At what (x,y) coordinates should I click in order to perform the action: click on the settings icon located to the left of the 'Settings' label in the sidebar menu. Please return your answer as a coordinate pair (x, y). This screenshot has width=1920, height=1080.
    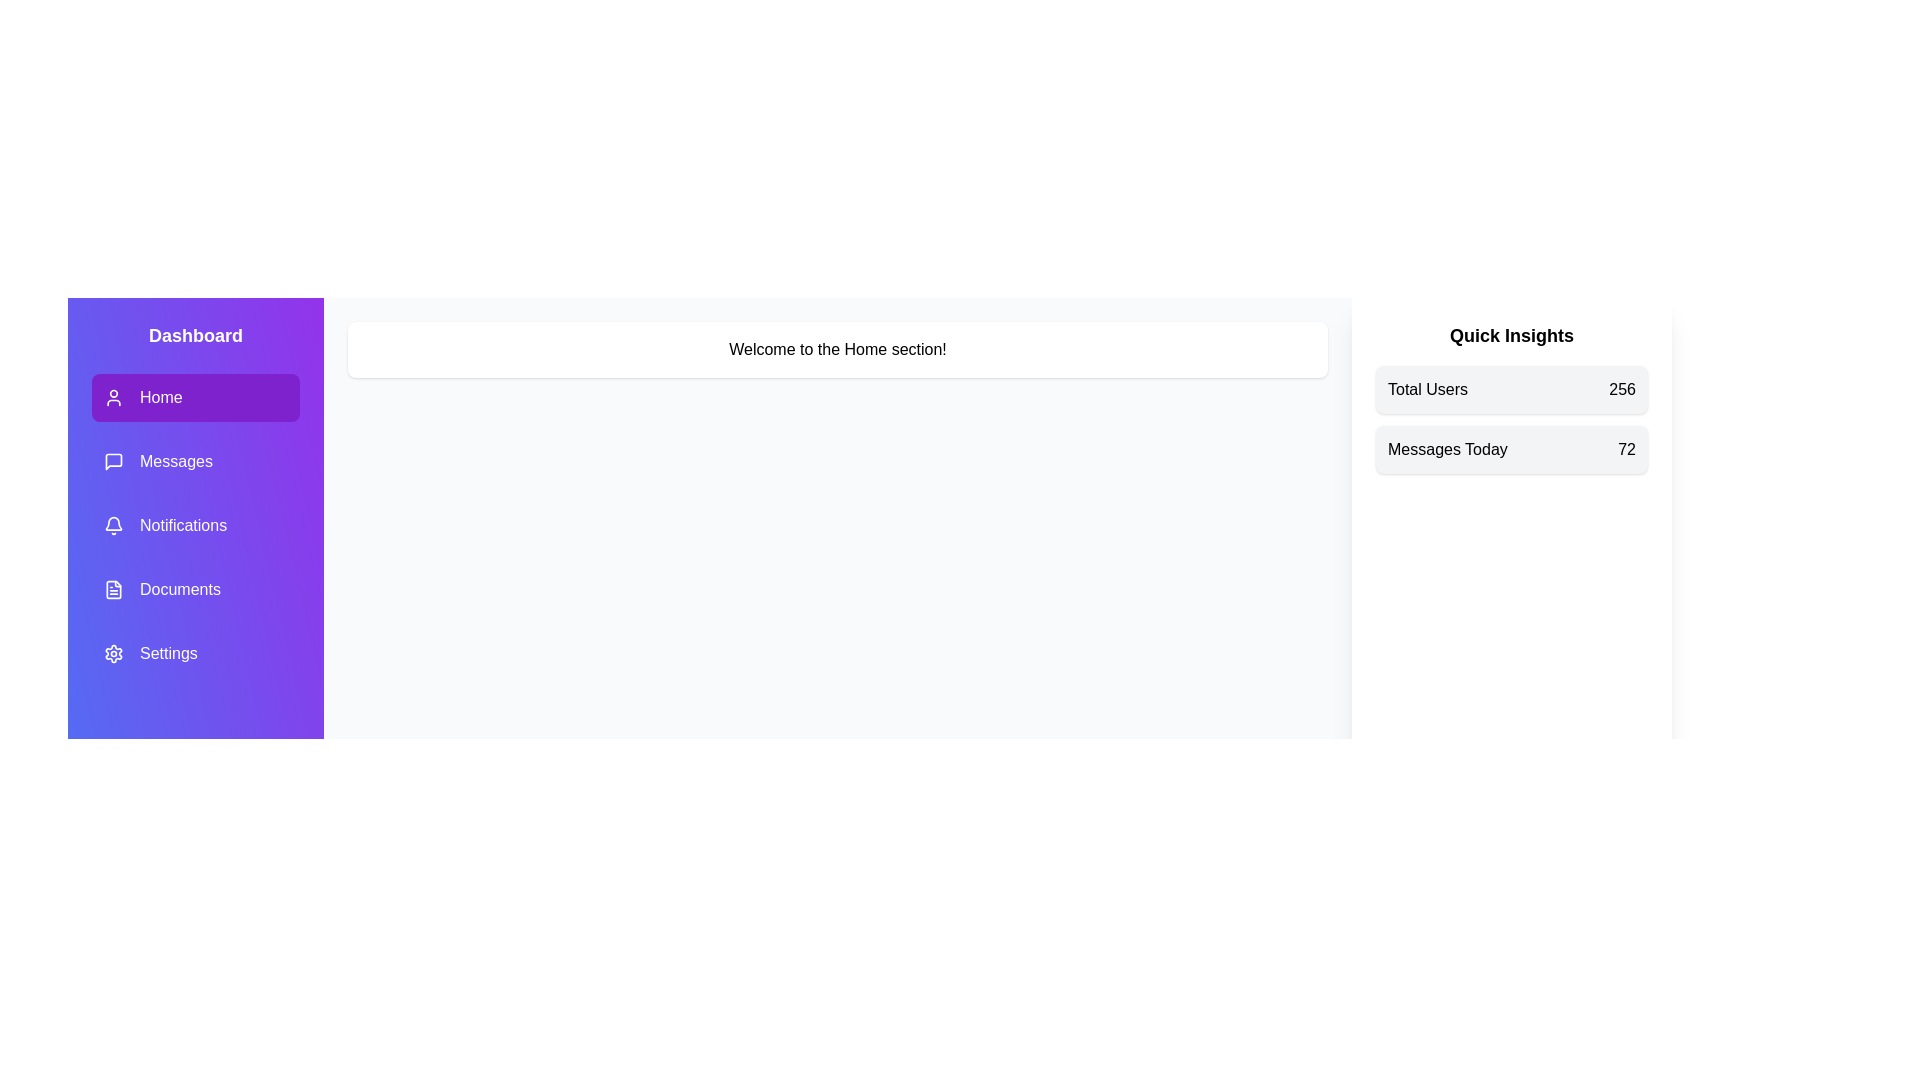
    Looking at the image, I should click on (113, 654).